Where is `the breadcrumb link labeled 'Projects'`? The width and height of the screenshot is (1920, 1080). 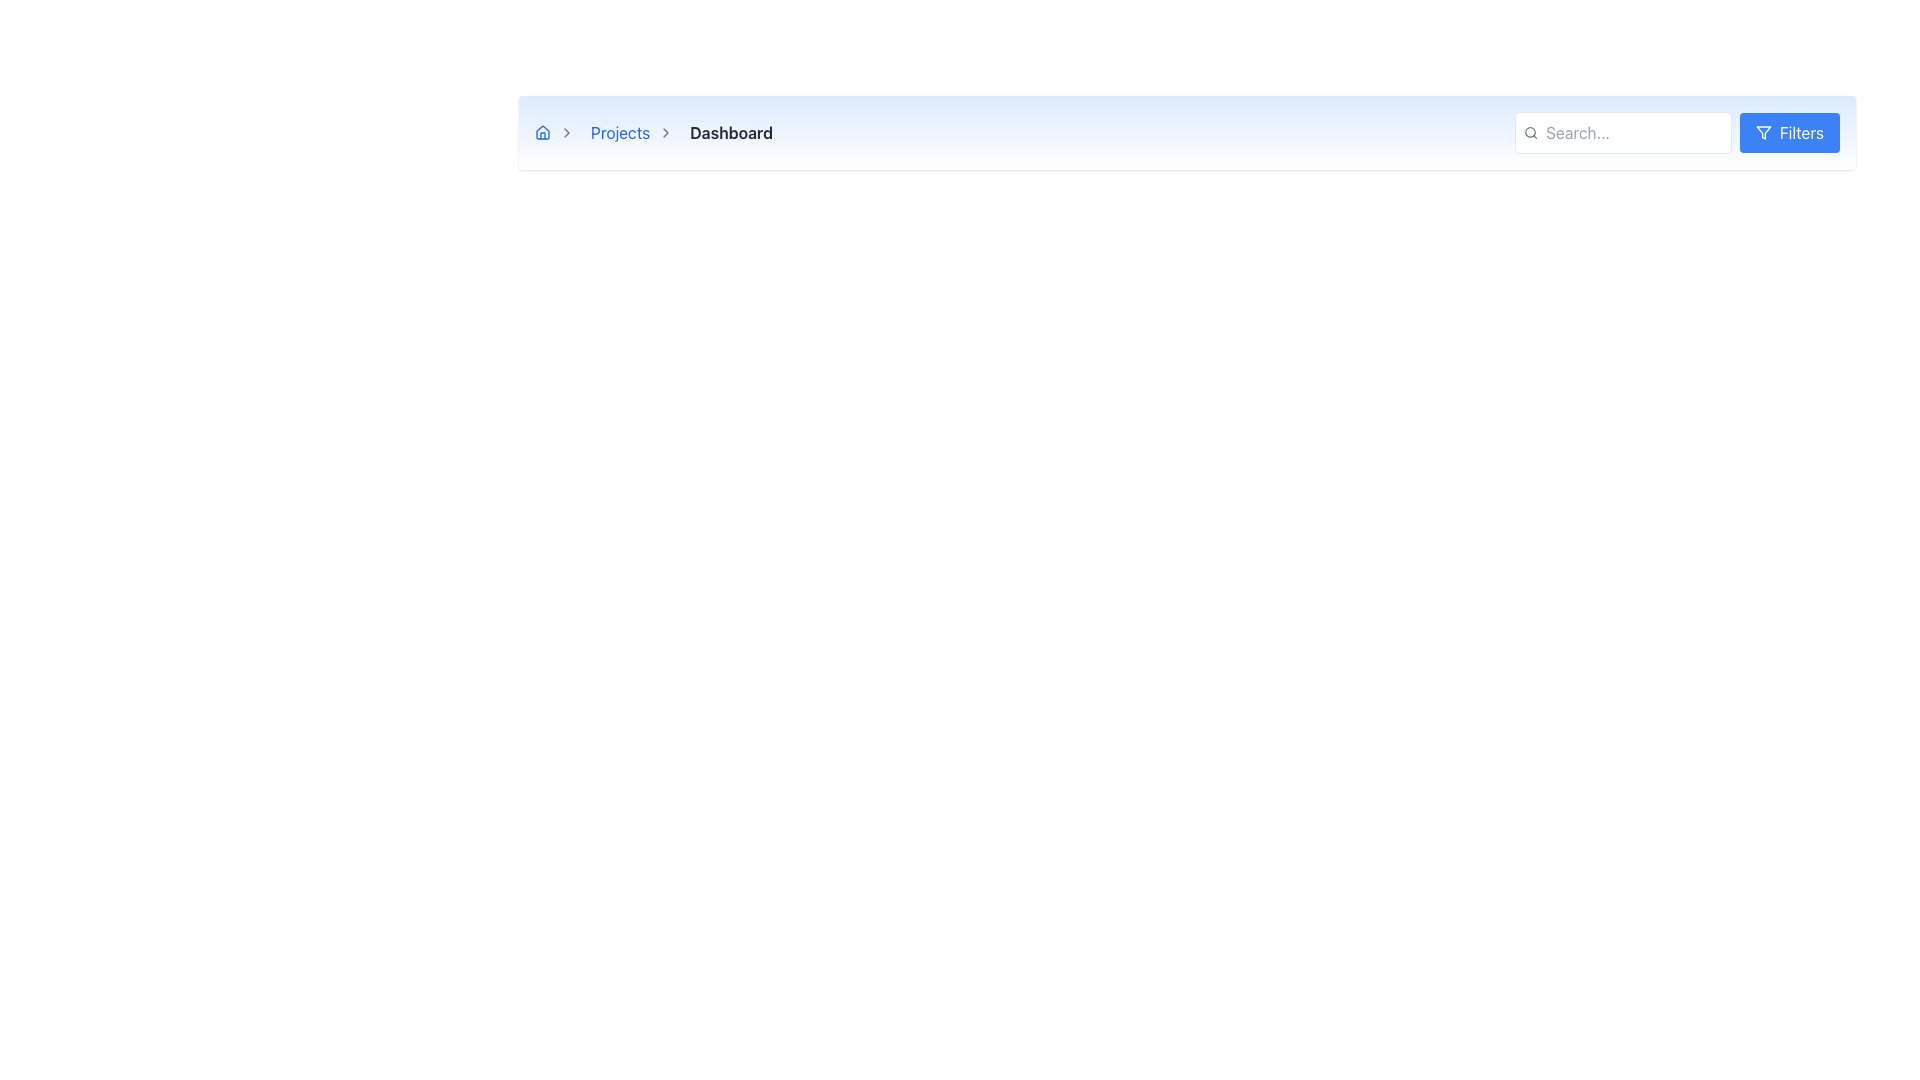
the breadcrumb link labeled 'Projects' is located at coordinates (635, 132).